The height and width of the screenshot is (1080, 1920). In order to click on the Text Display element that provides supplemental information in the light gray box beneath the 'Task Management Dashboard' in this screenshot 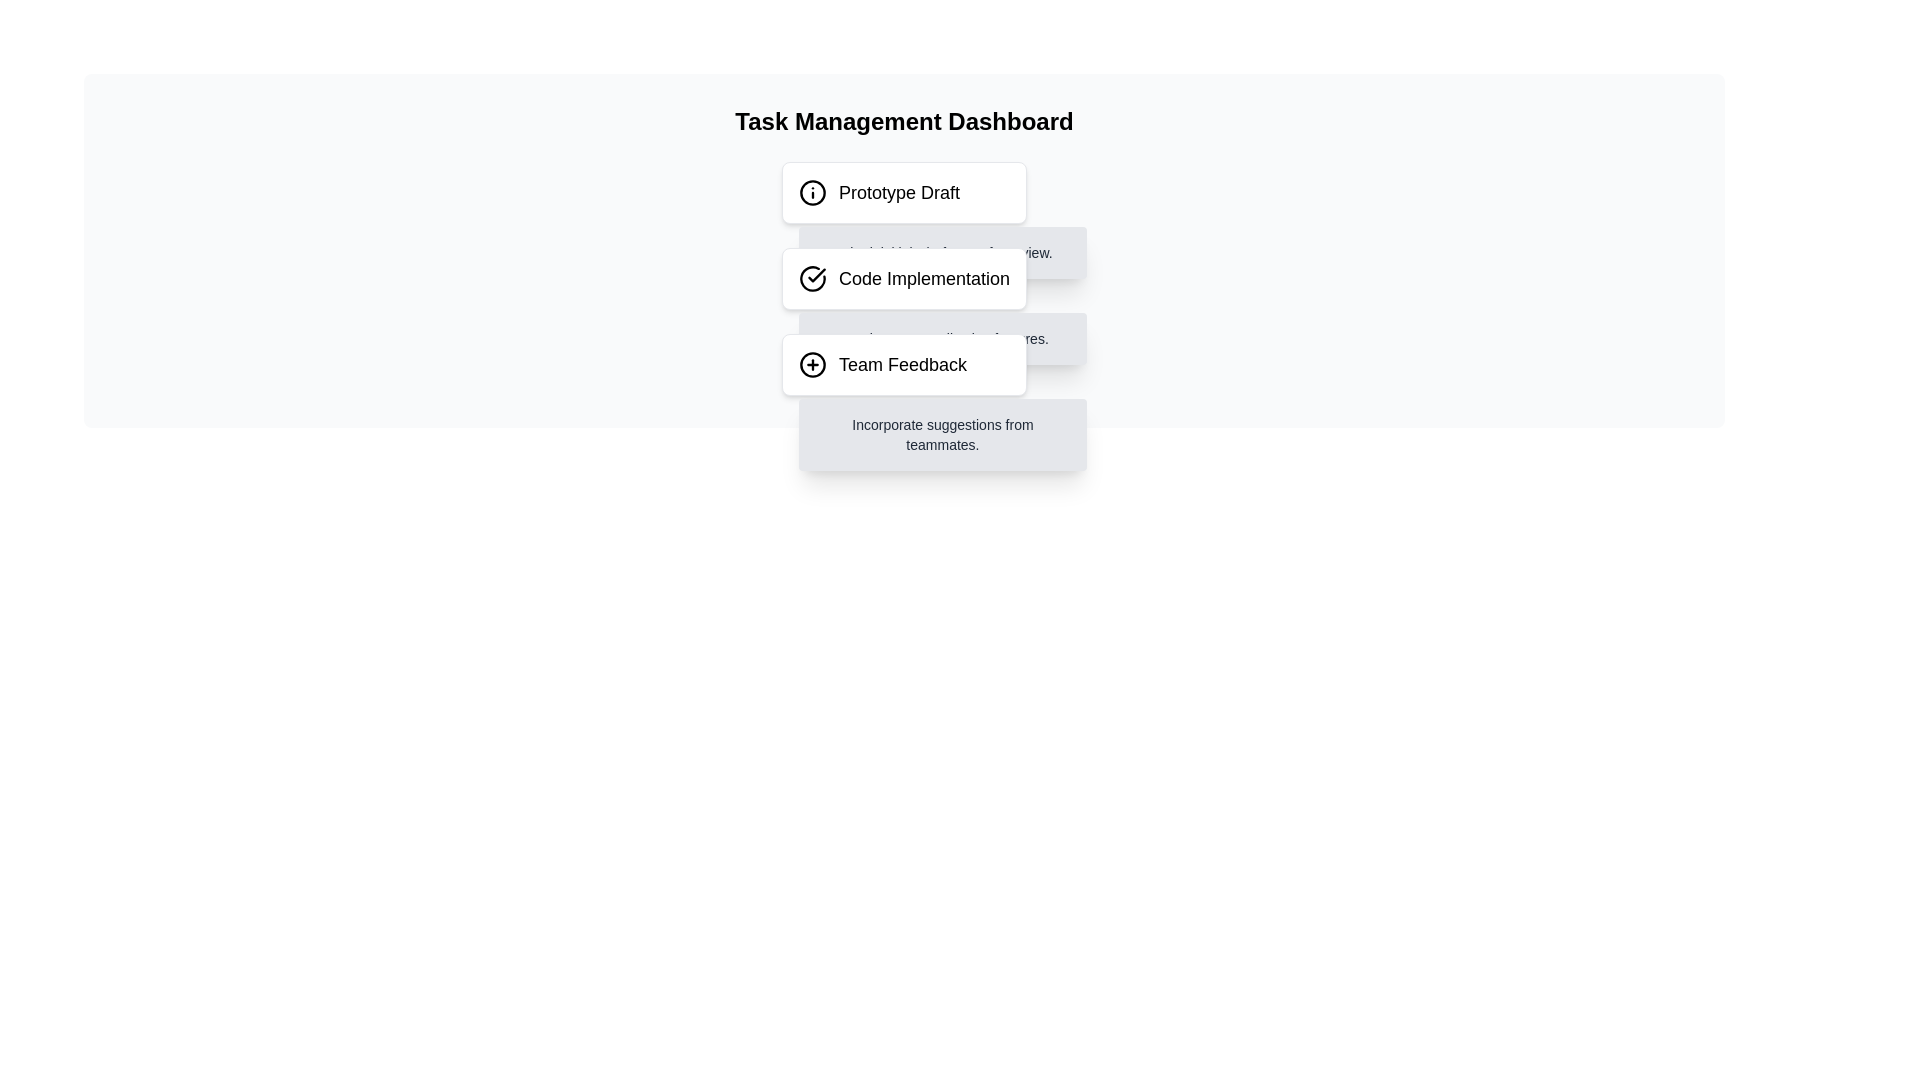, I will do `click(941, 434)`.